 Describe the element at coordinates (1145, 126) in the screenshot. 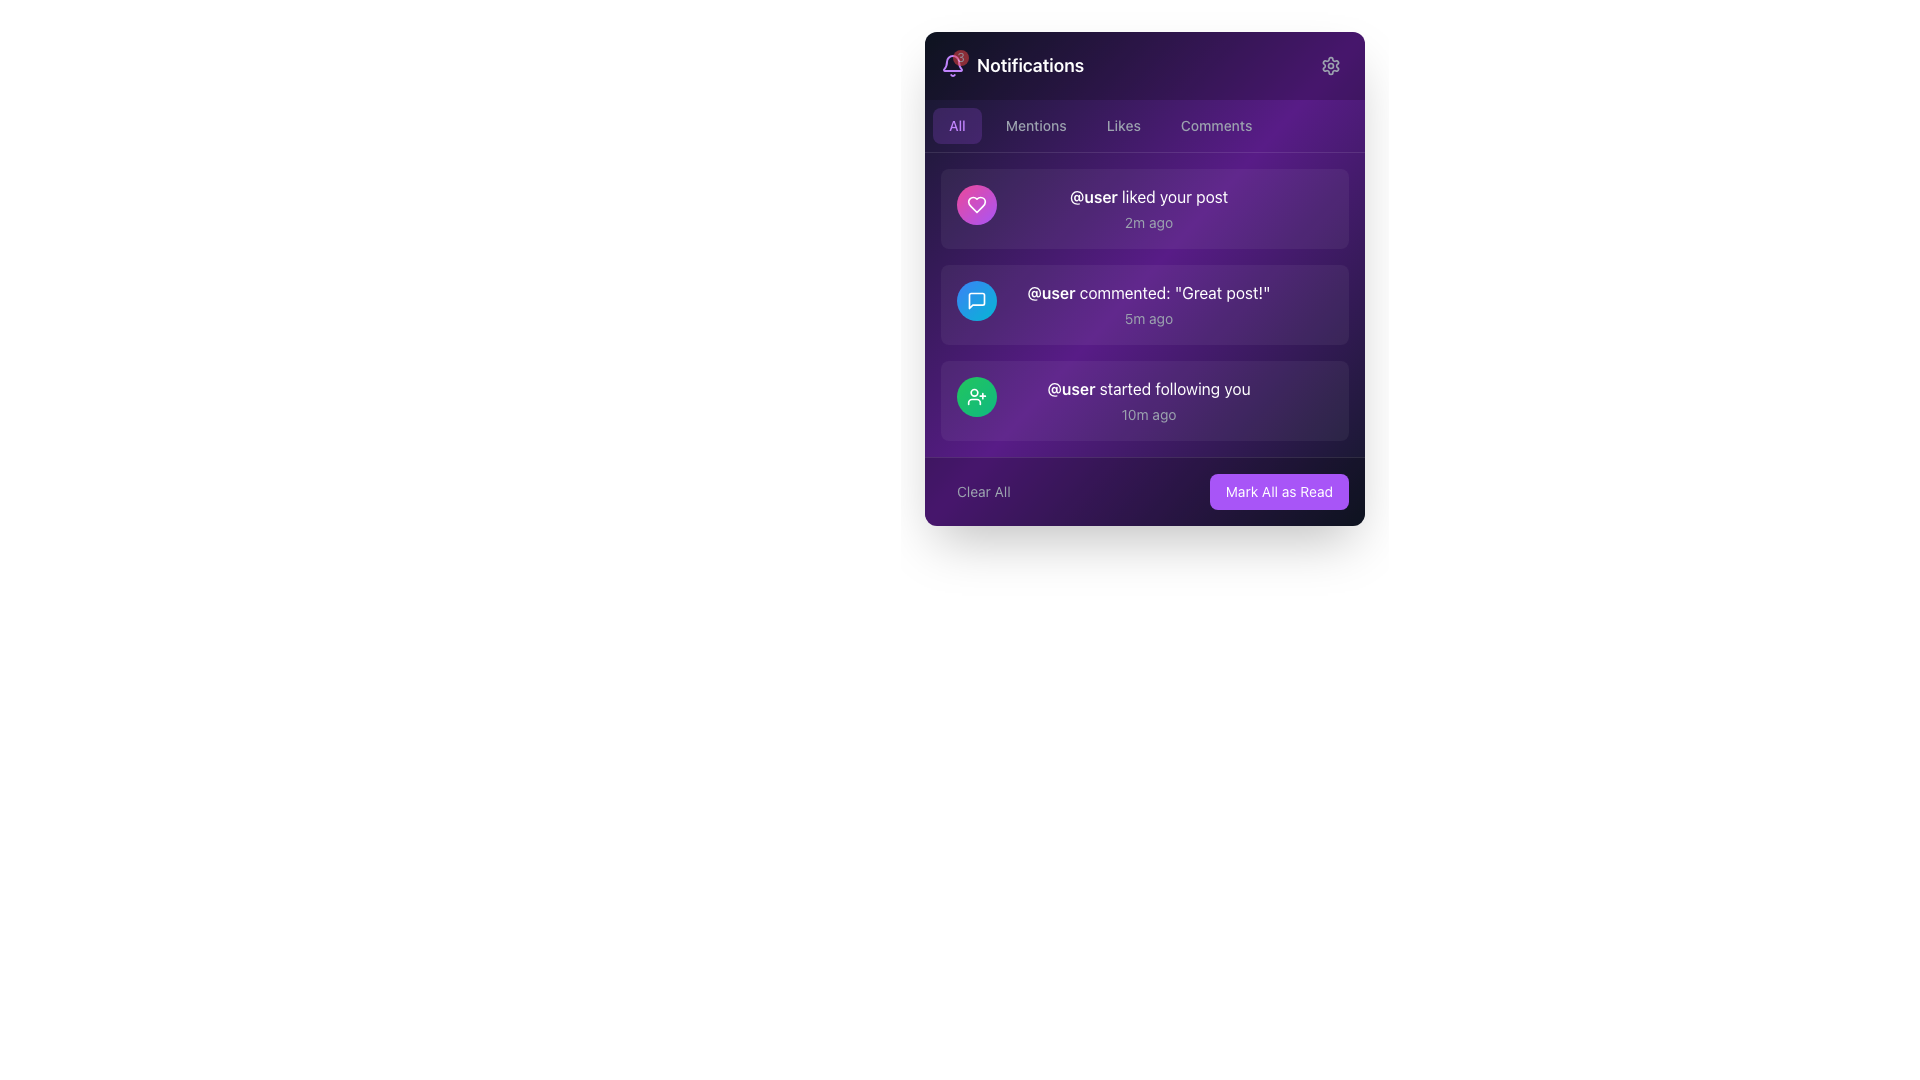

I see `the tab group located directly below the 'Notifications' title in the notification panel to switch the filter for notifications` at that location.